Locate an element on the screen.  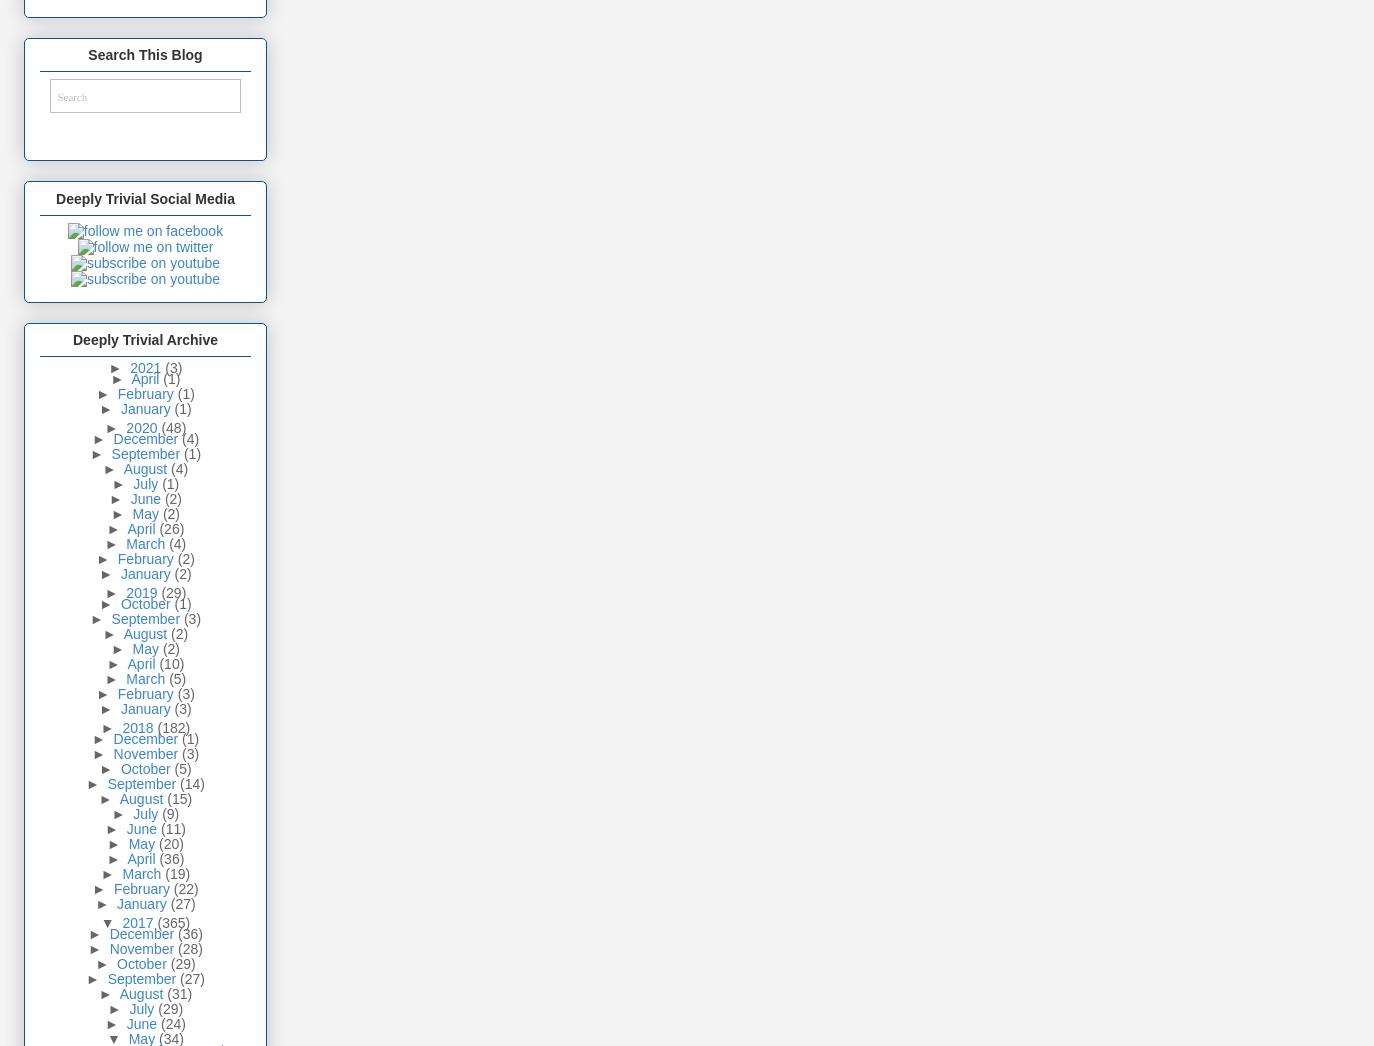
'(48)' is located at coordinates (160, 425).